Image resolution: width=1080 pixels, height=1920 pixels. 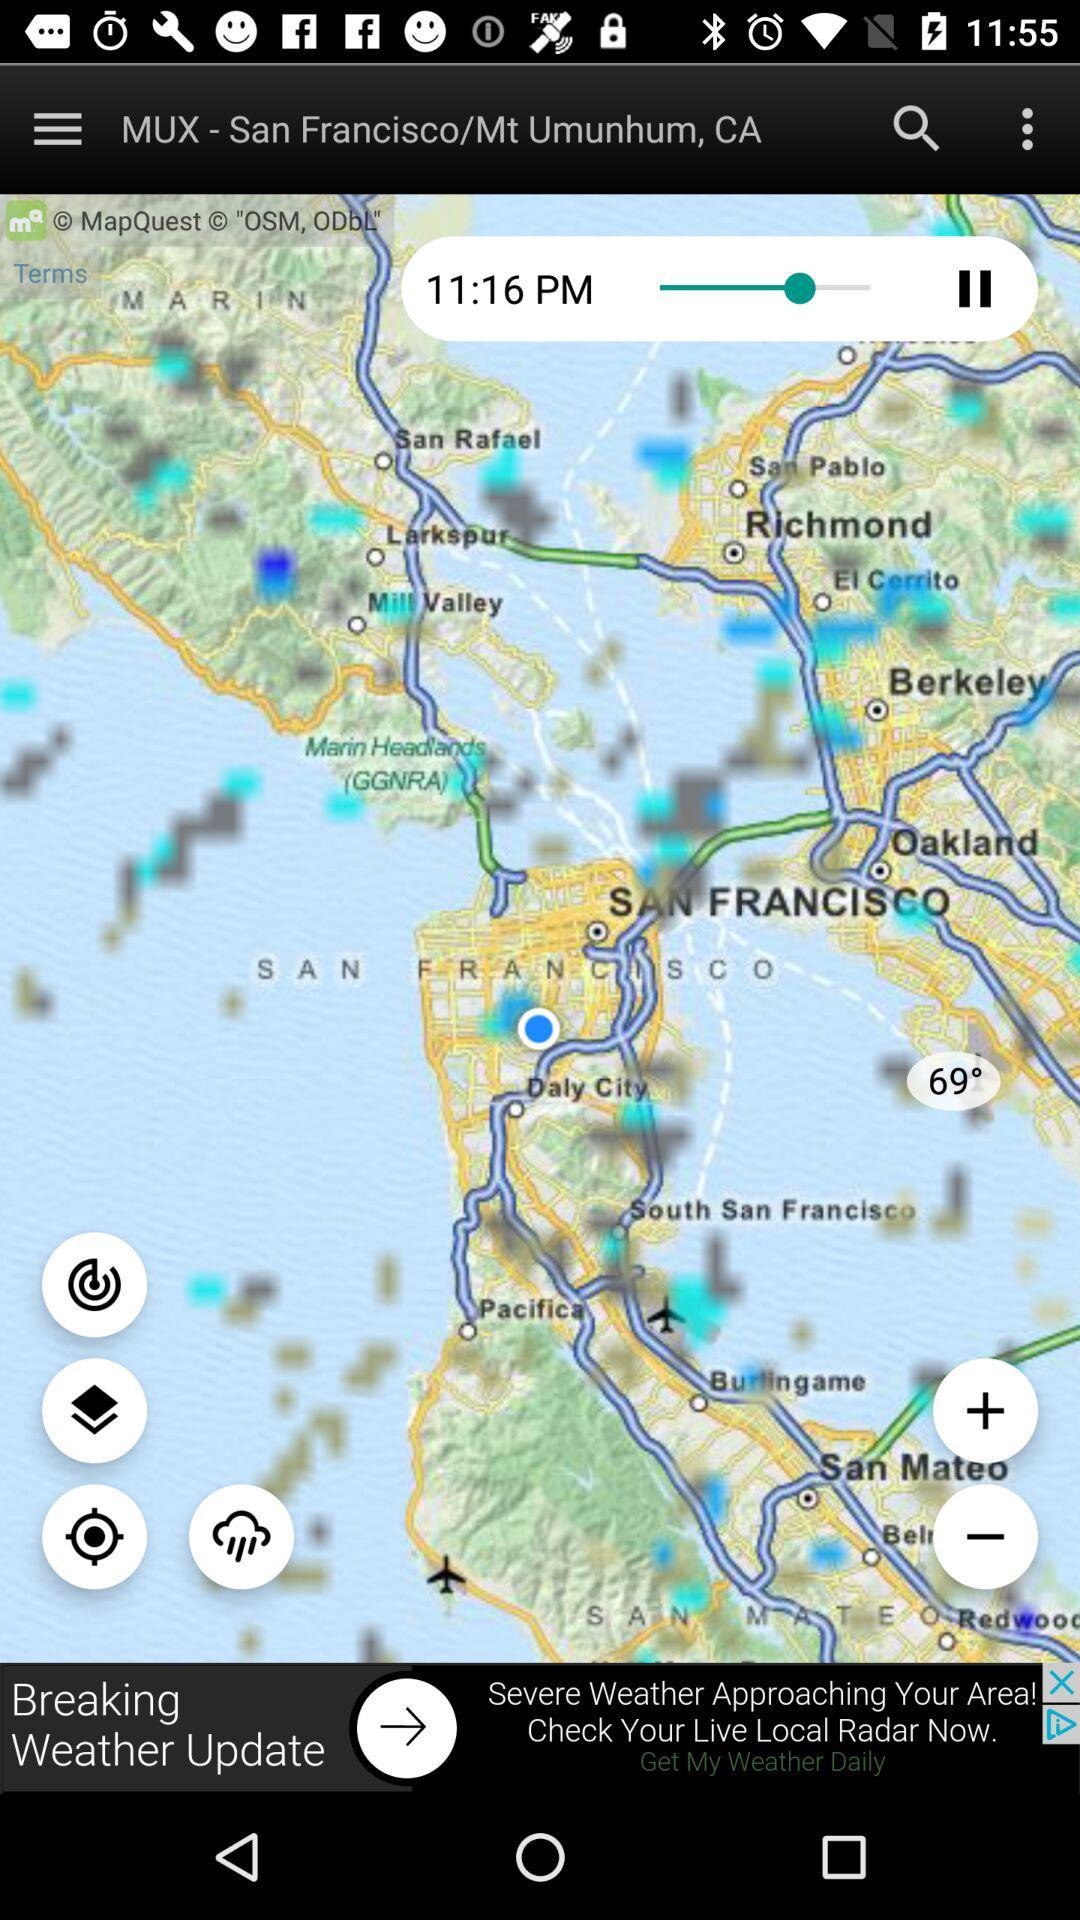 What do you see at coordinates (974, 287) in the screenshot?
I see `pause` at bounding box center [974, 287].